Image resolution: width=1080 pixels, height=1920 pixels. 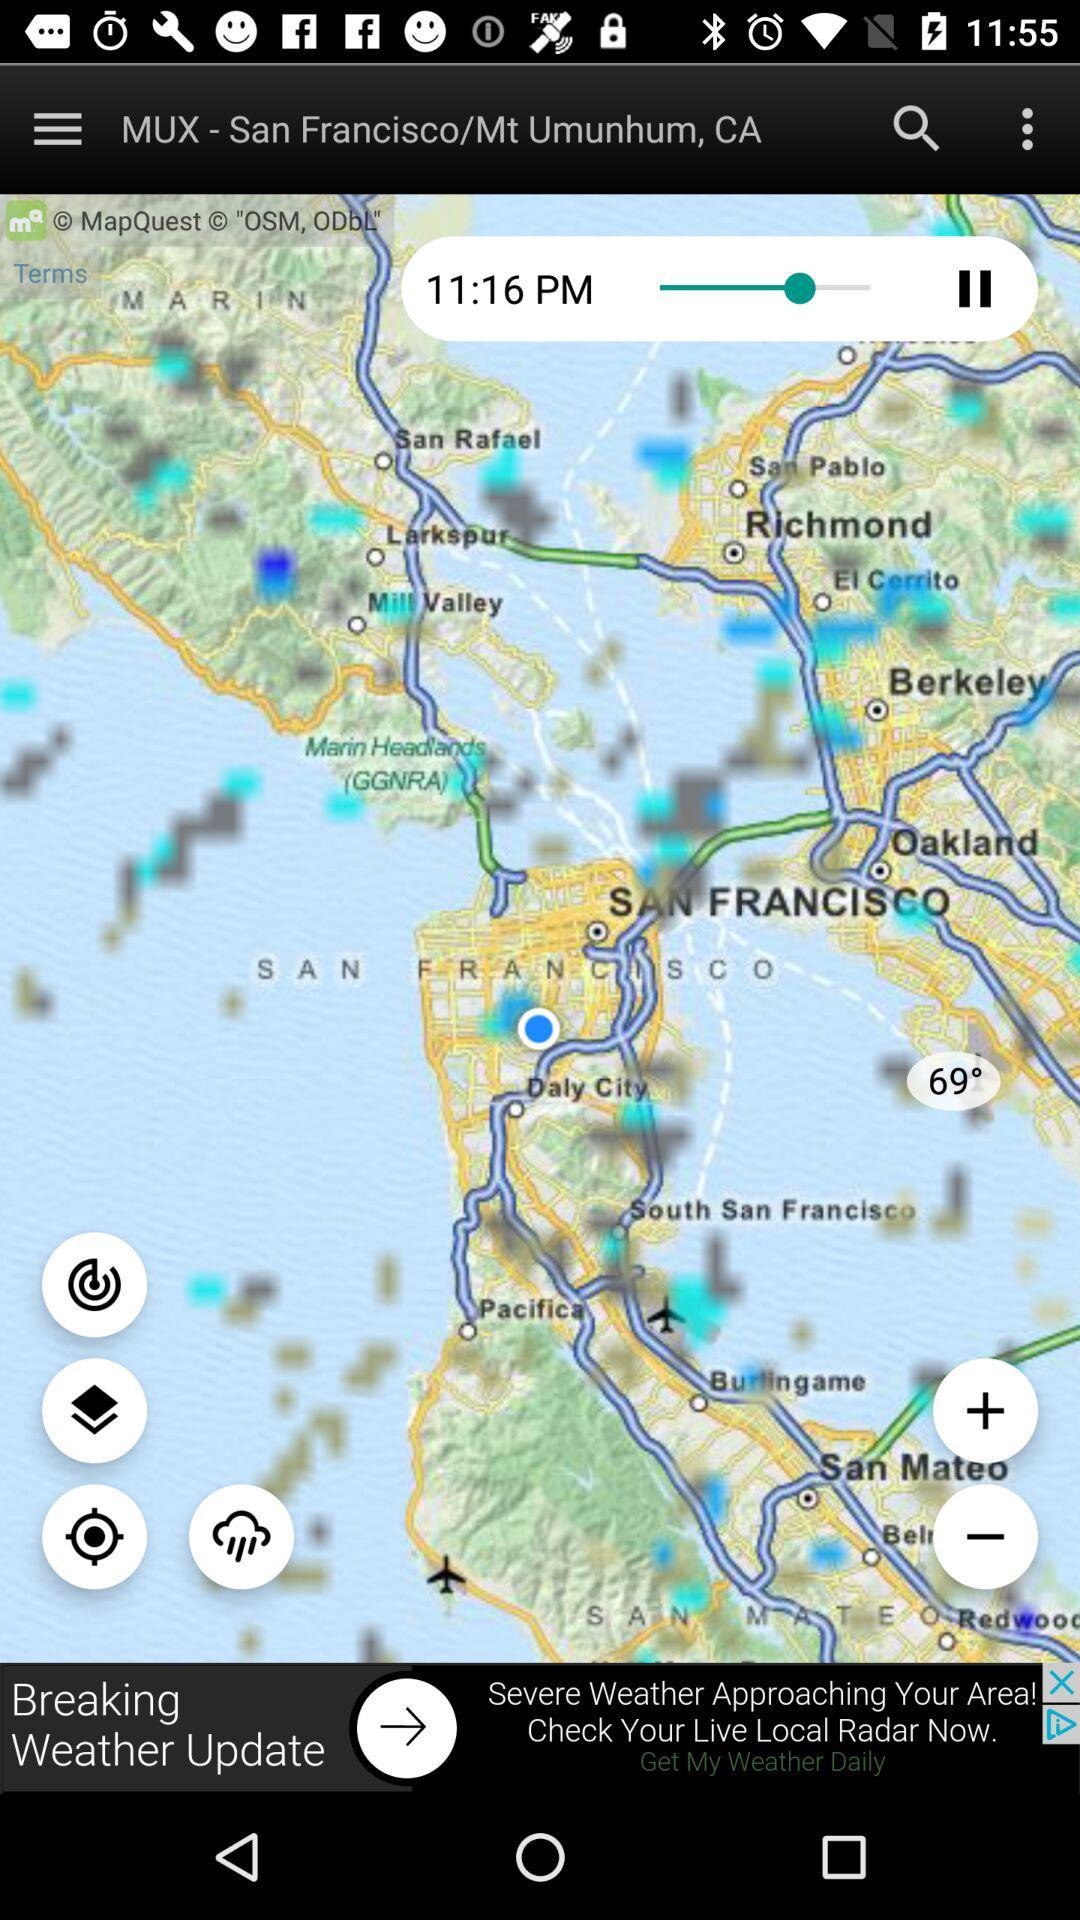 What do you see at coordinates (974, 287) in the screenshot?
I see `pause` at bounding box center [974, 287].